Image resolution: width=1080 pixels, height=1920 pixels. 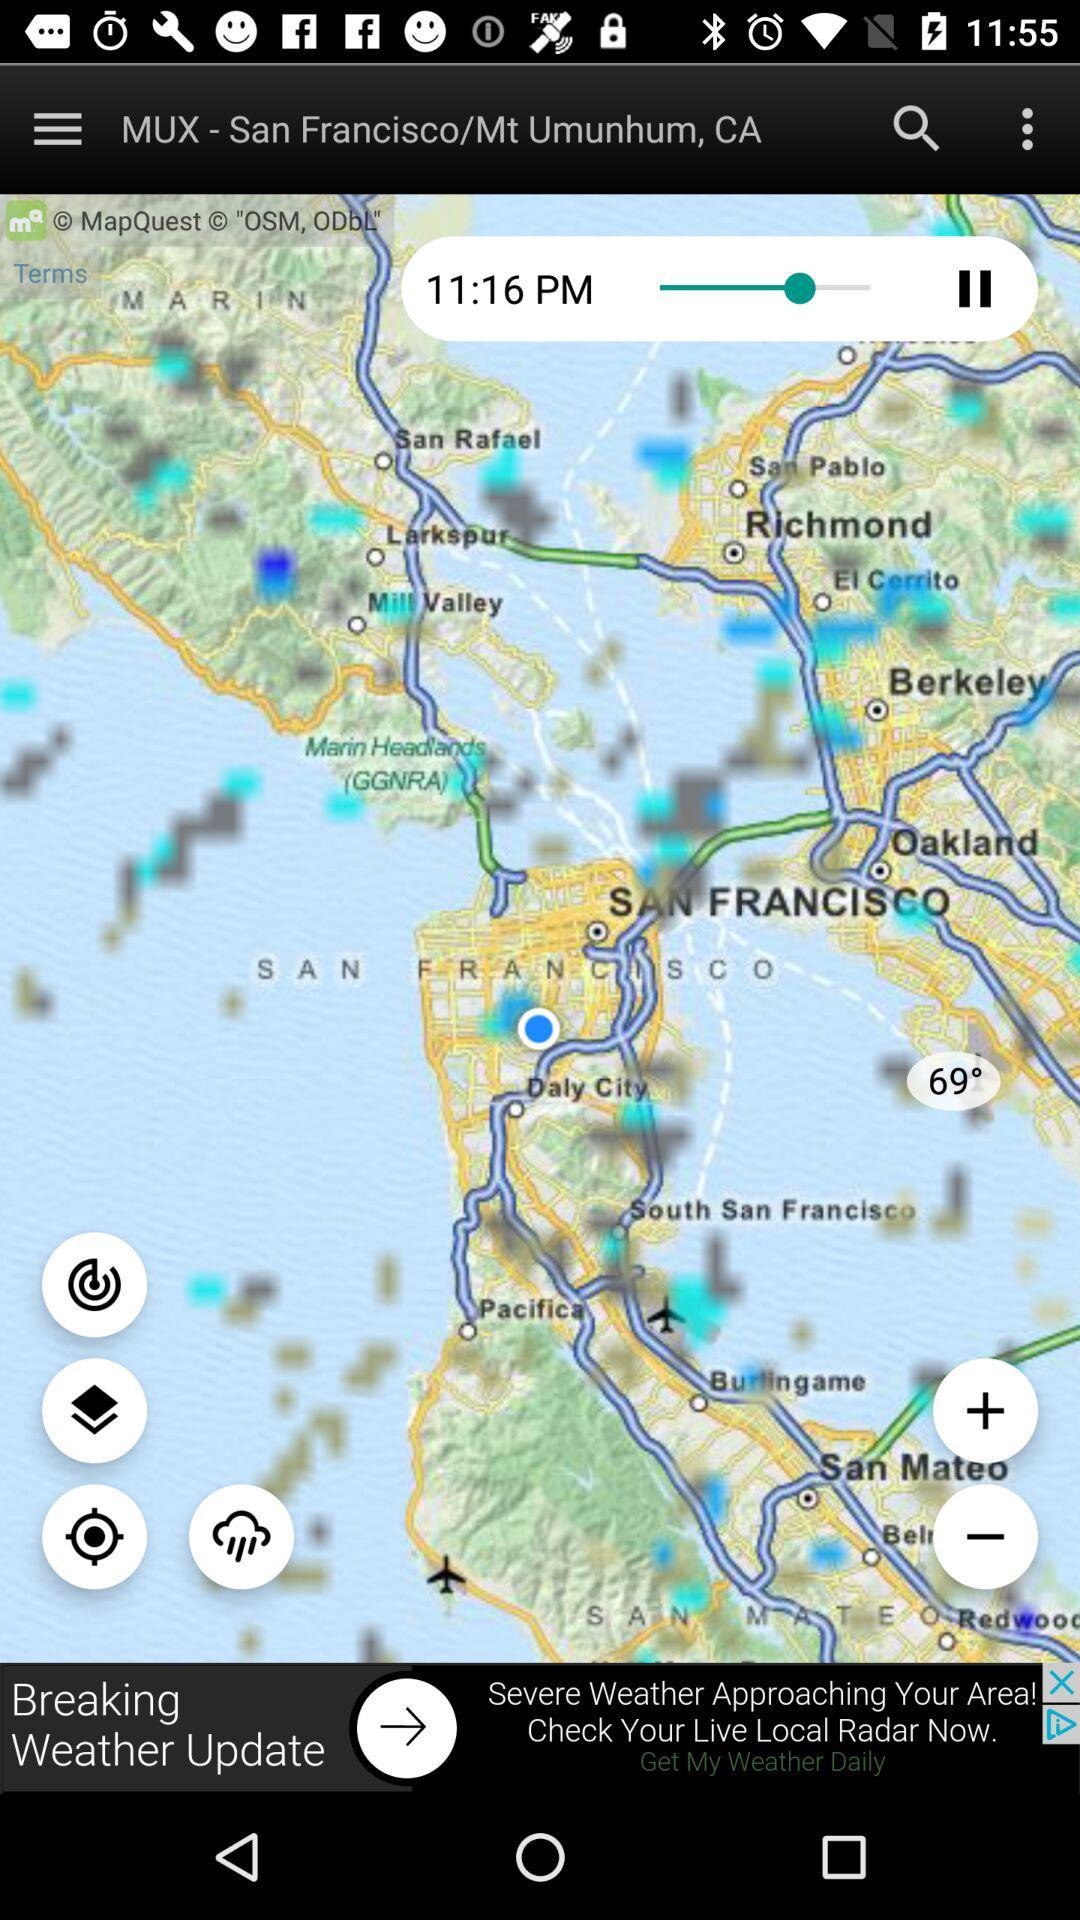 What do you see at coordinates (974, 287) in the screenshot?
I see `pause` at bounding box center [974, 287].